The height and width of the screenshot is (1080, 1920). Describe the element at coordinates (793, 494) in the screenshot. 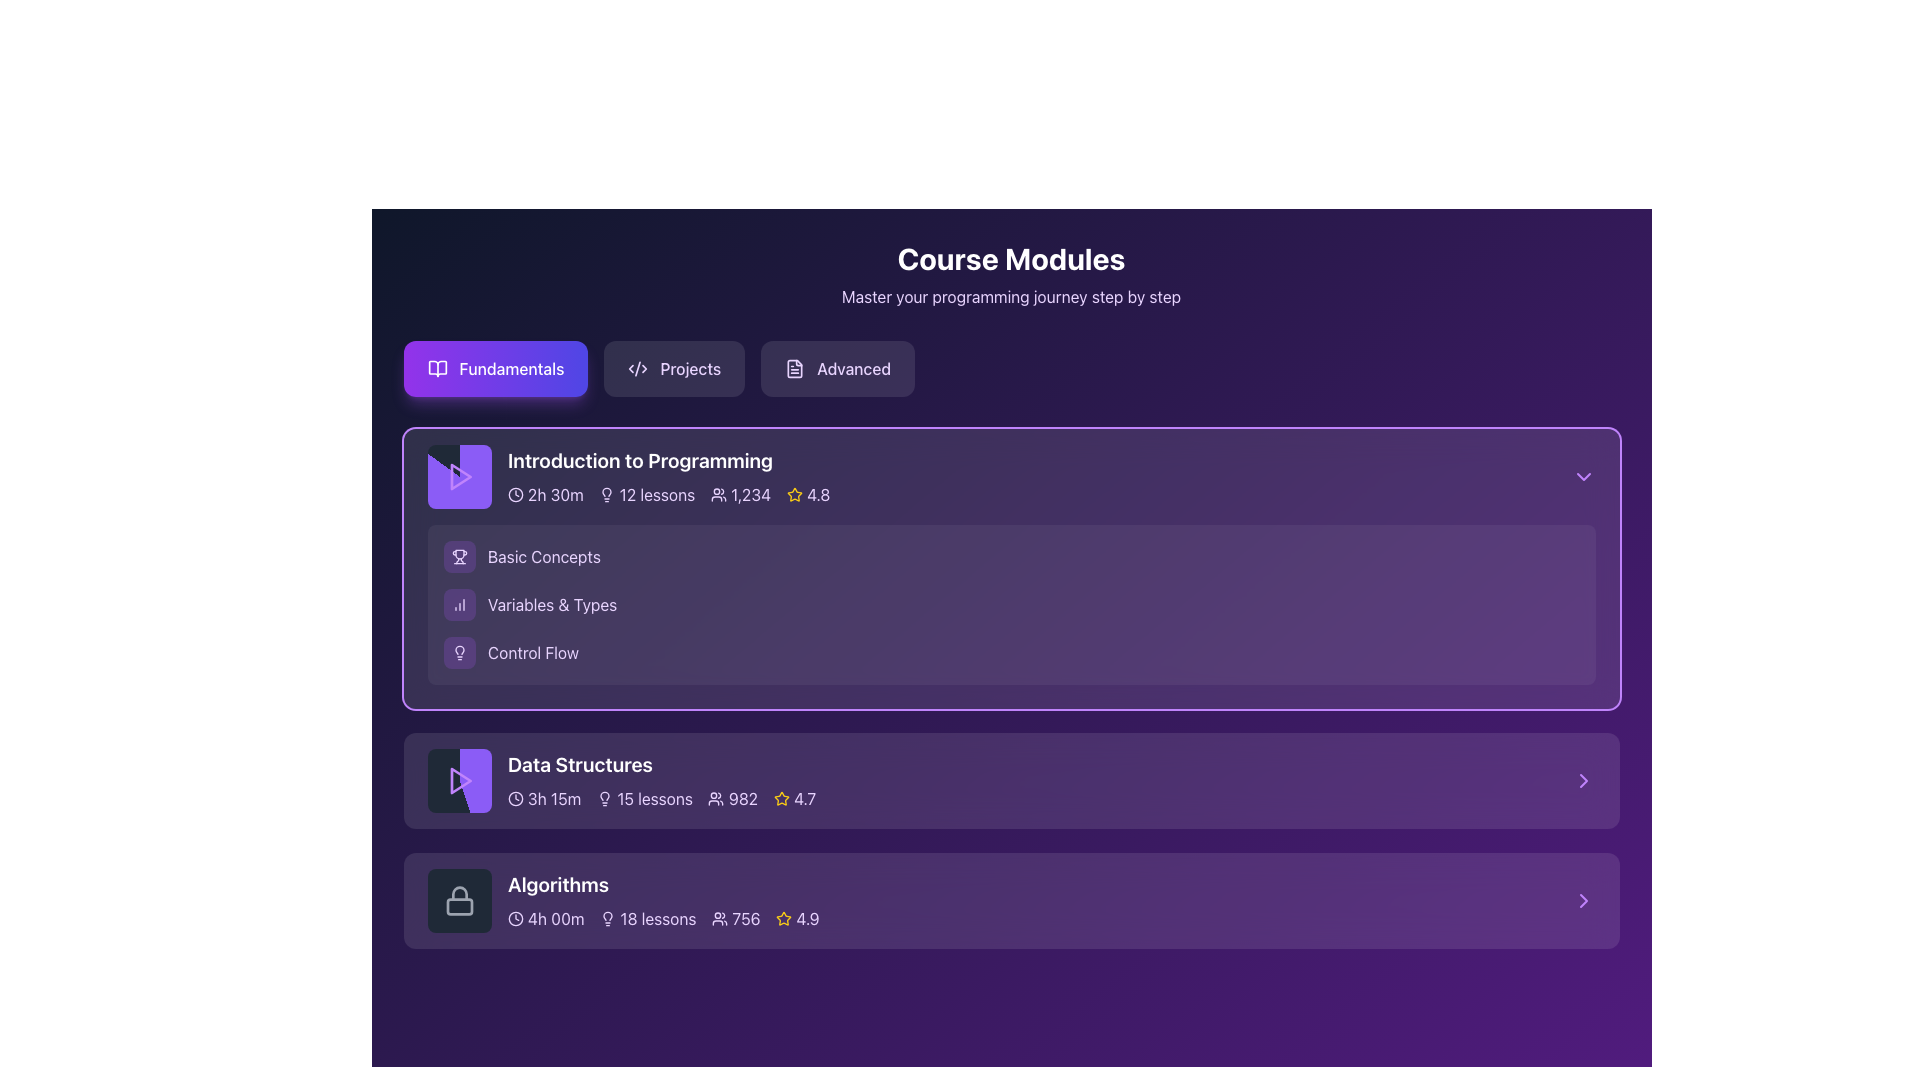

I see `the star icon representing the rating system for the 'Introduction to Programming' module, which is positioned next to the numeric rating '4.8' at the top of the course card` at that location.